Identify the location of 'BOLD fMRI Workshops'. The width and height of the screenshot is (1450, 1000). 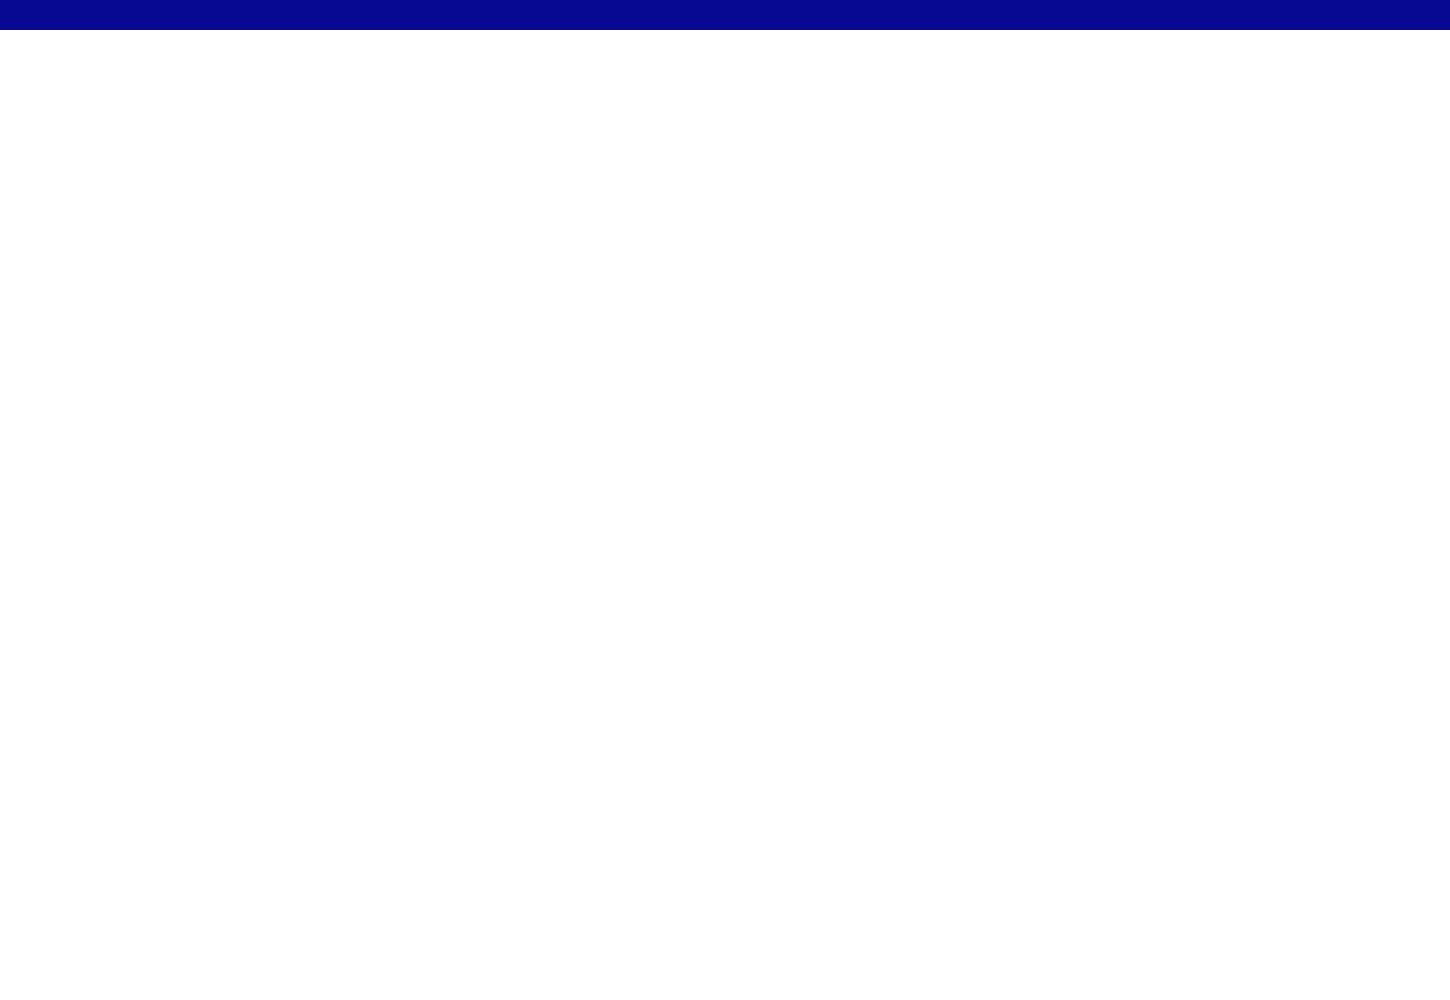
(599, 104).